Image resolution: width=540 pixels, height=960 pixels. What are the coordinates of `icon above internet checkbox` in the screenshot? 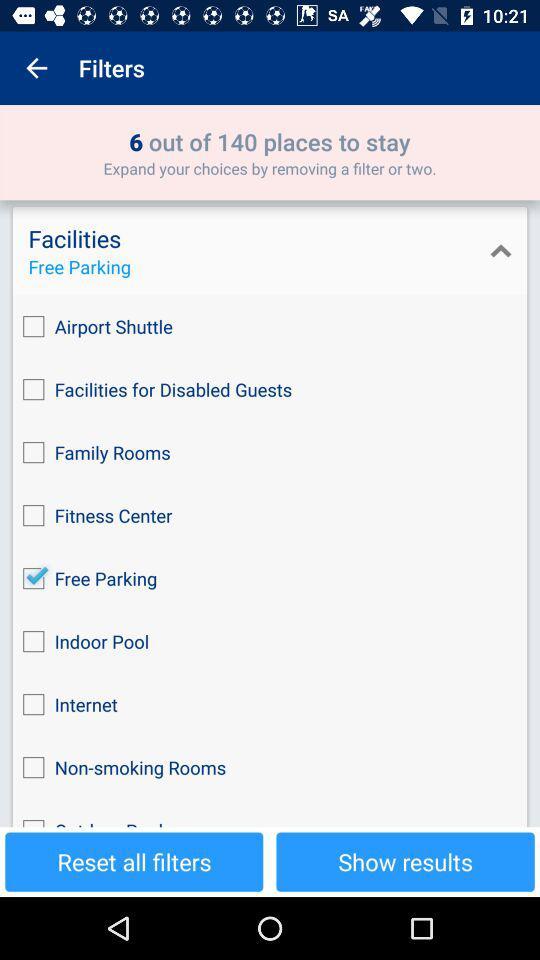 It's located at (270, 640).